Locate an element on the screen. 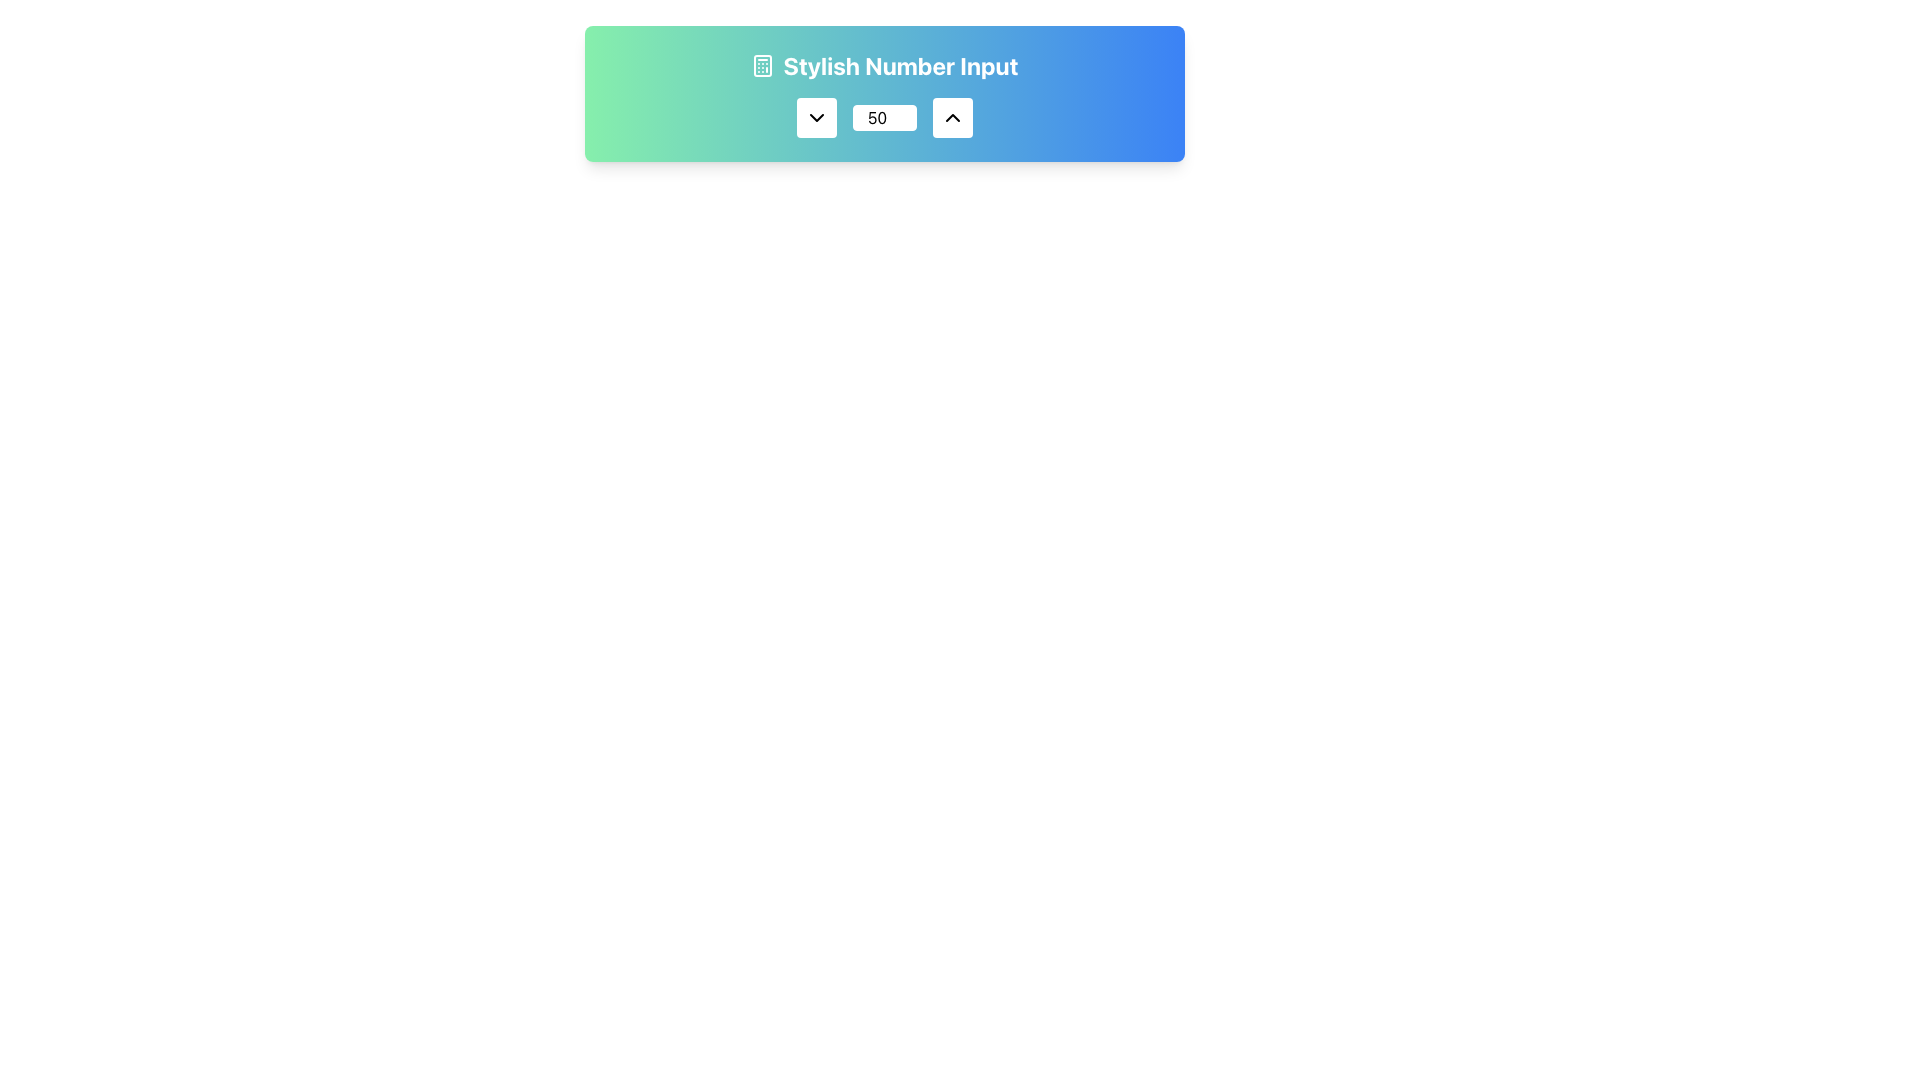  the decorative rectangle icon representing a calculator, which is located to the left of the text 'Stylish Number Input' is located at coordinates (762, 64).